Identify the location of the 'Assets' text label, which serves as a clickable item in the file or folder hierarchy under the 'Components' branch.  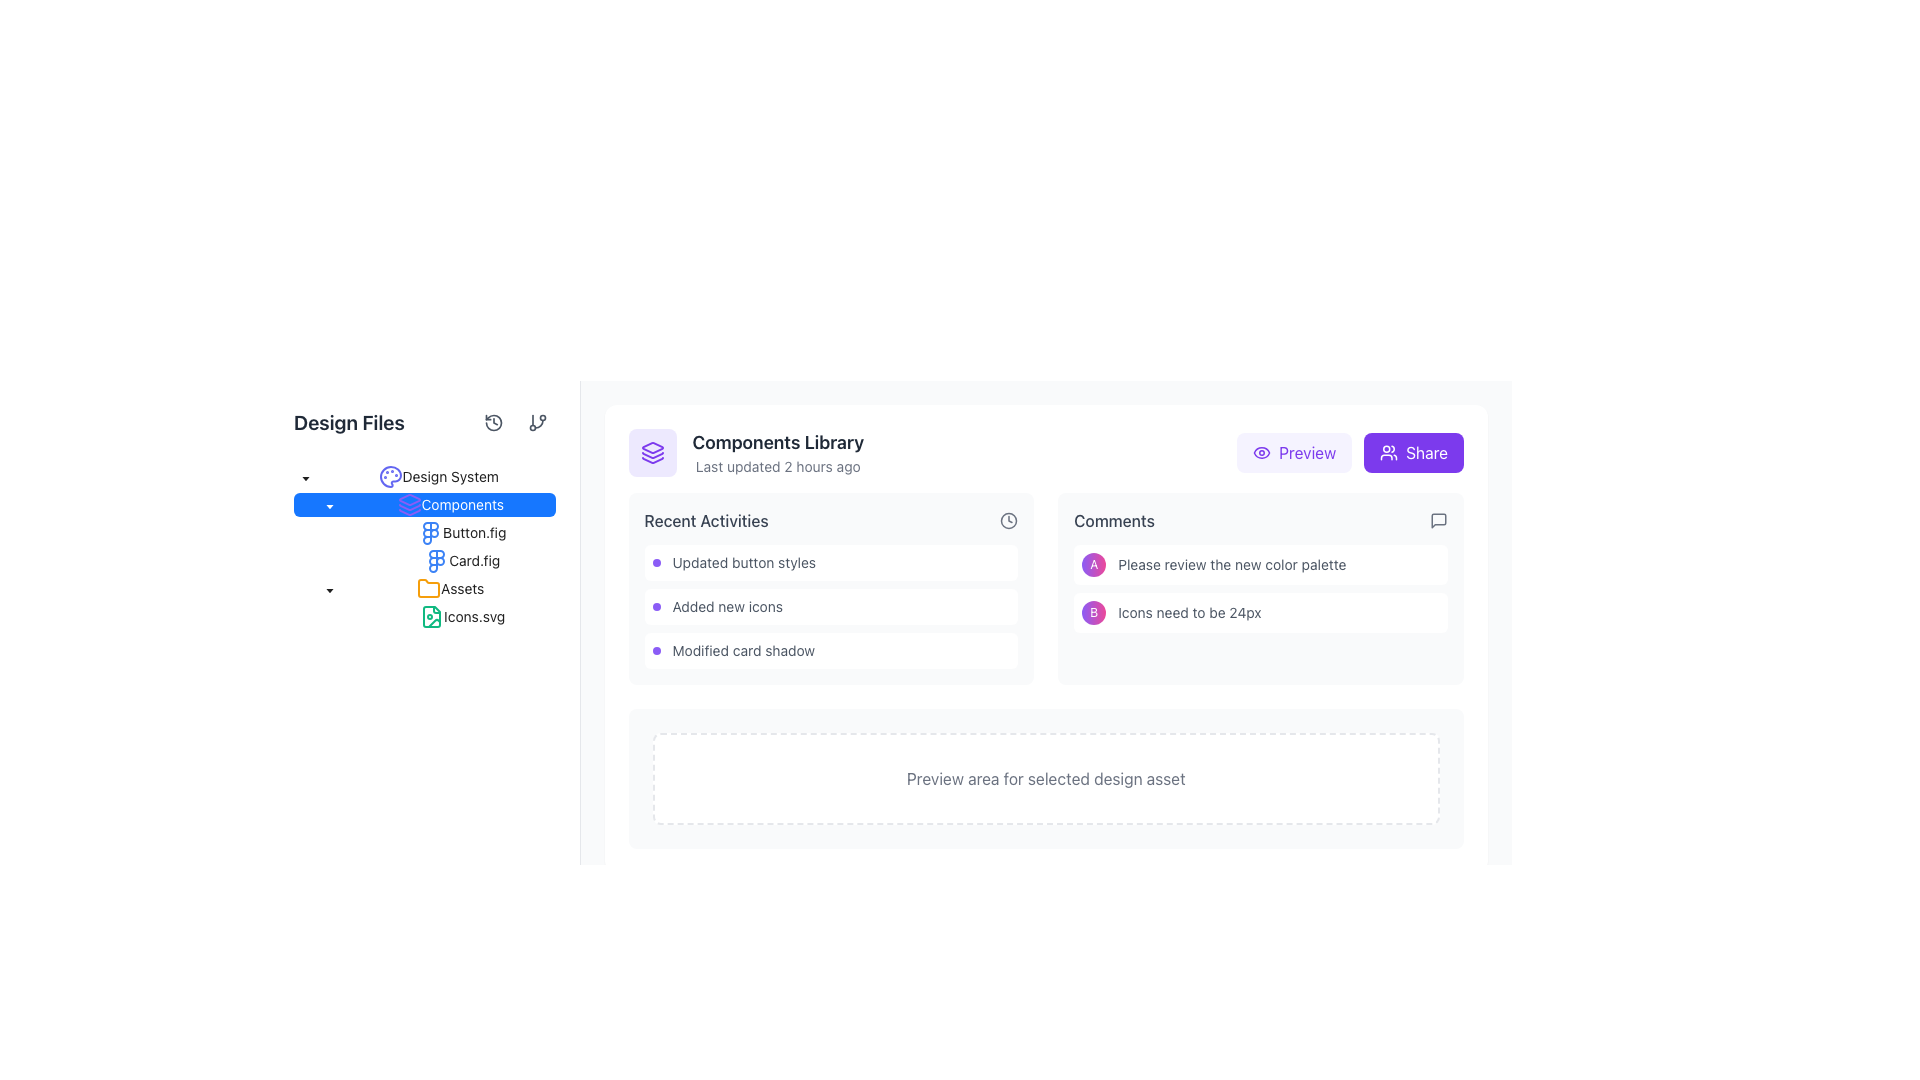
(461, 587).